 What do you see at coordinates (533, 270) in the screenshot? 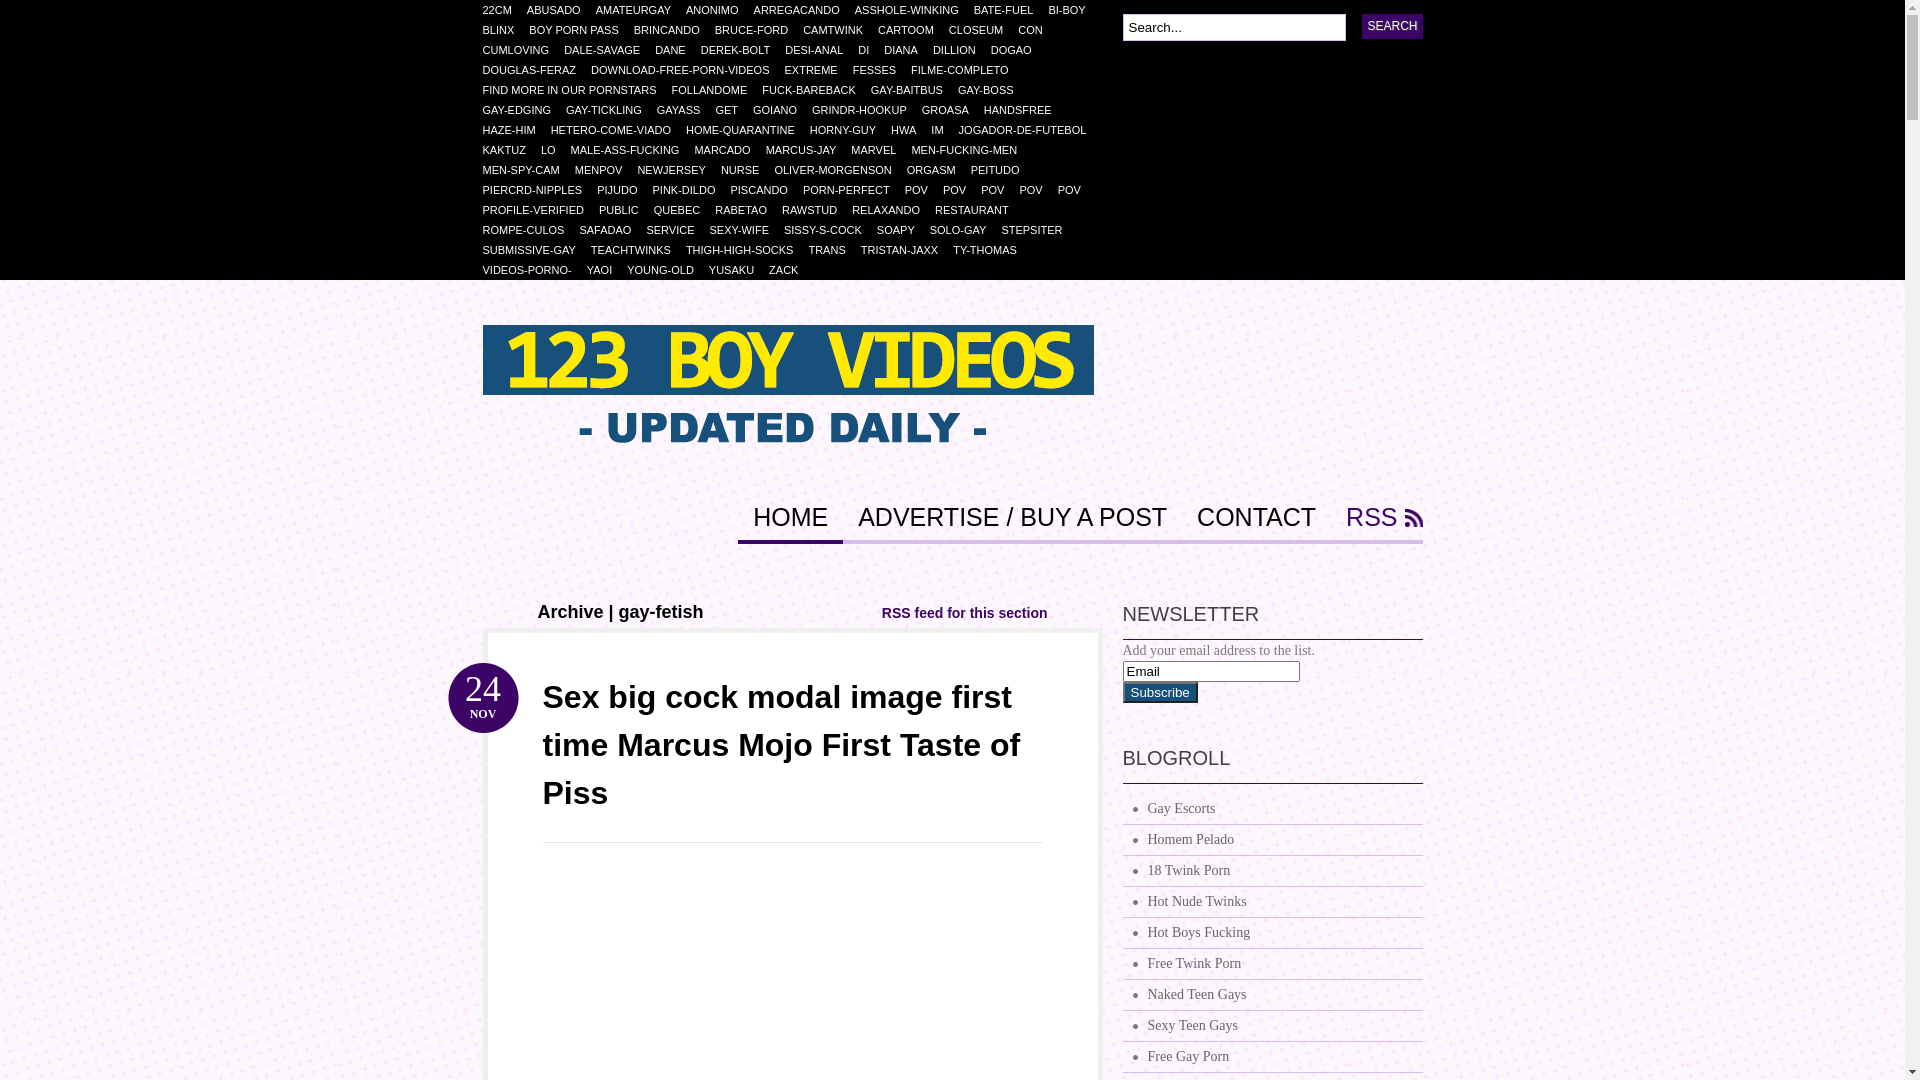
I see `'VIDEOS-PORNO-'` at bounding box center [533, 270].